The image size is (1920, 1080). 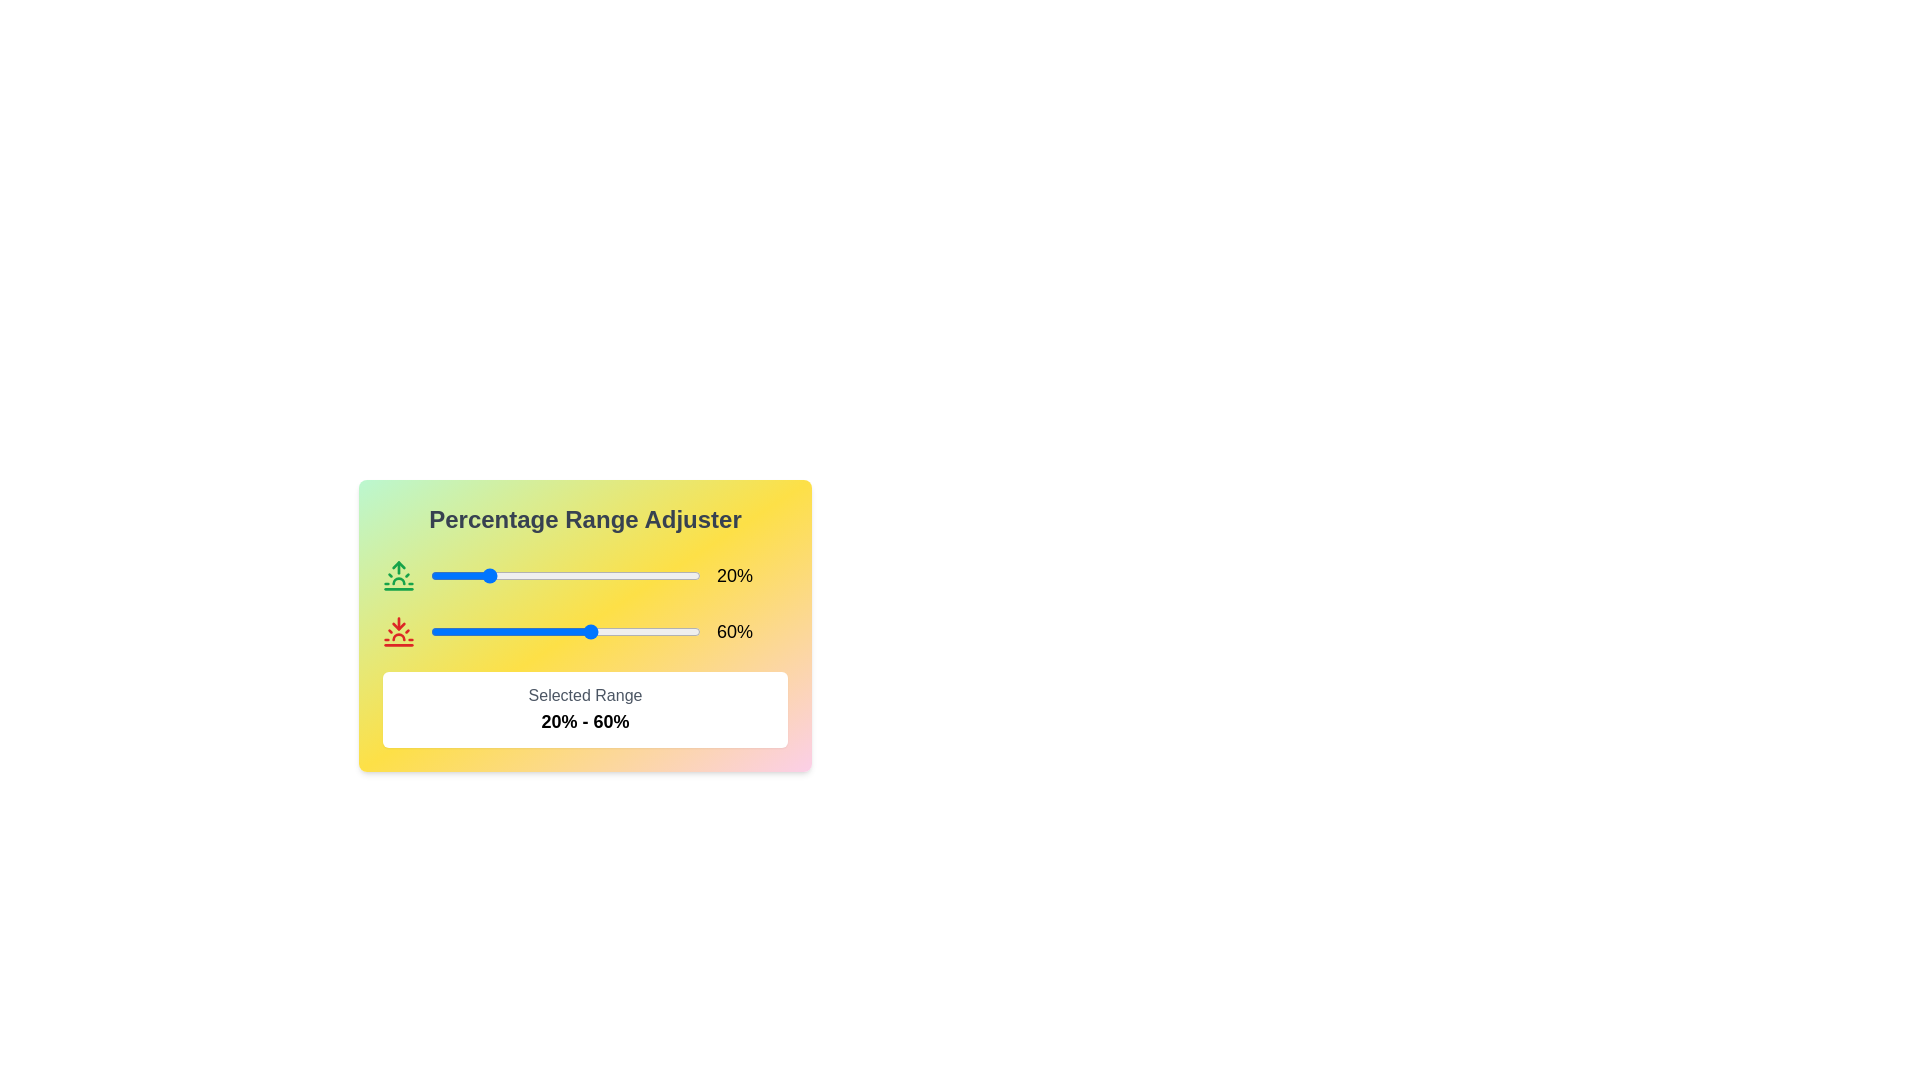 I want to click on the slider, so click(x=554, y=632).